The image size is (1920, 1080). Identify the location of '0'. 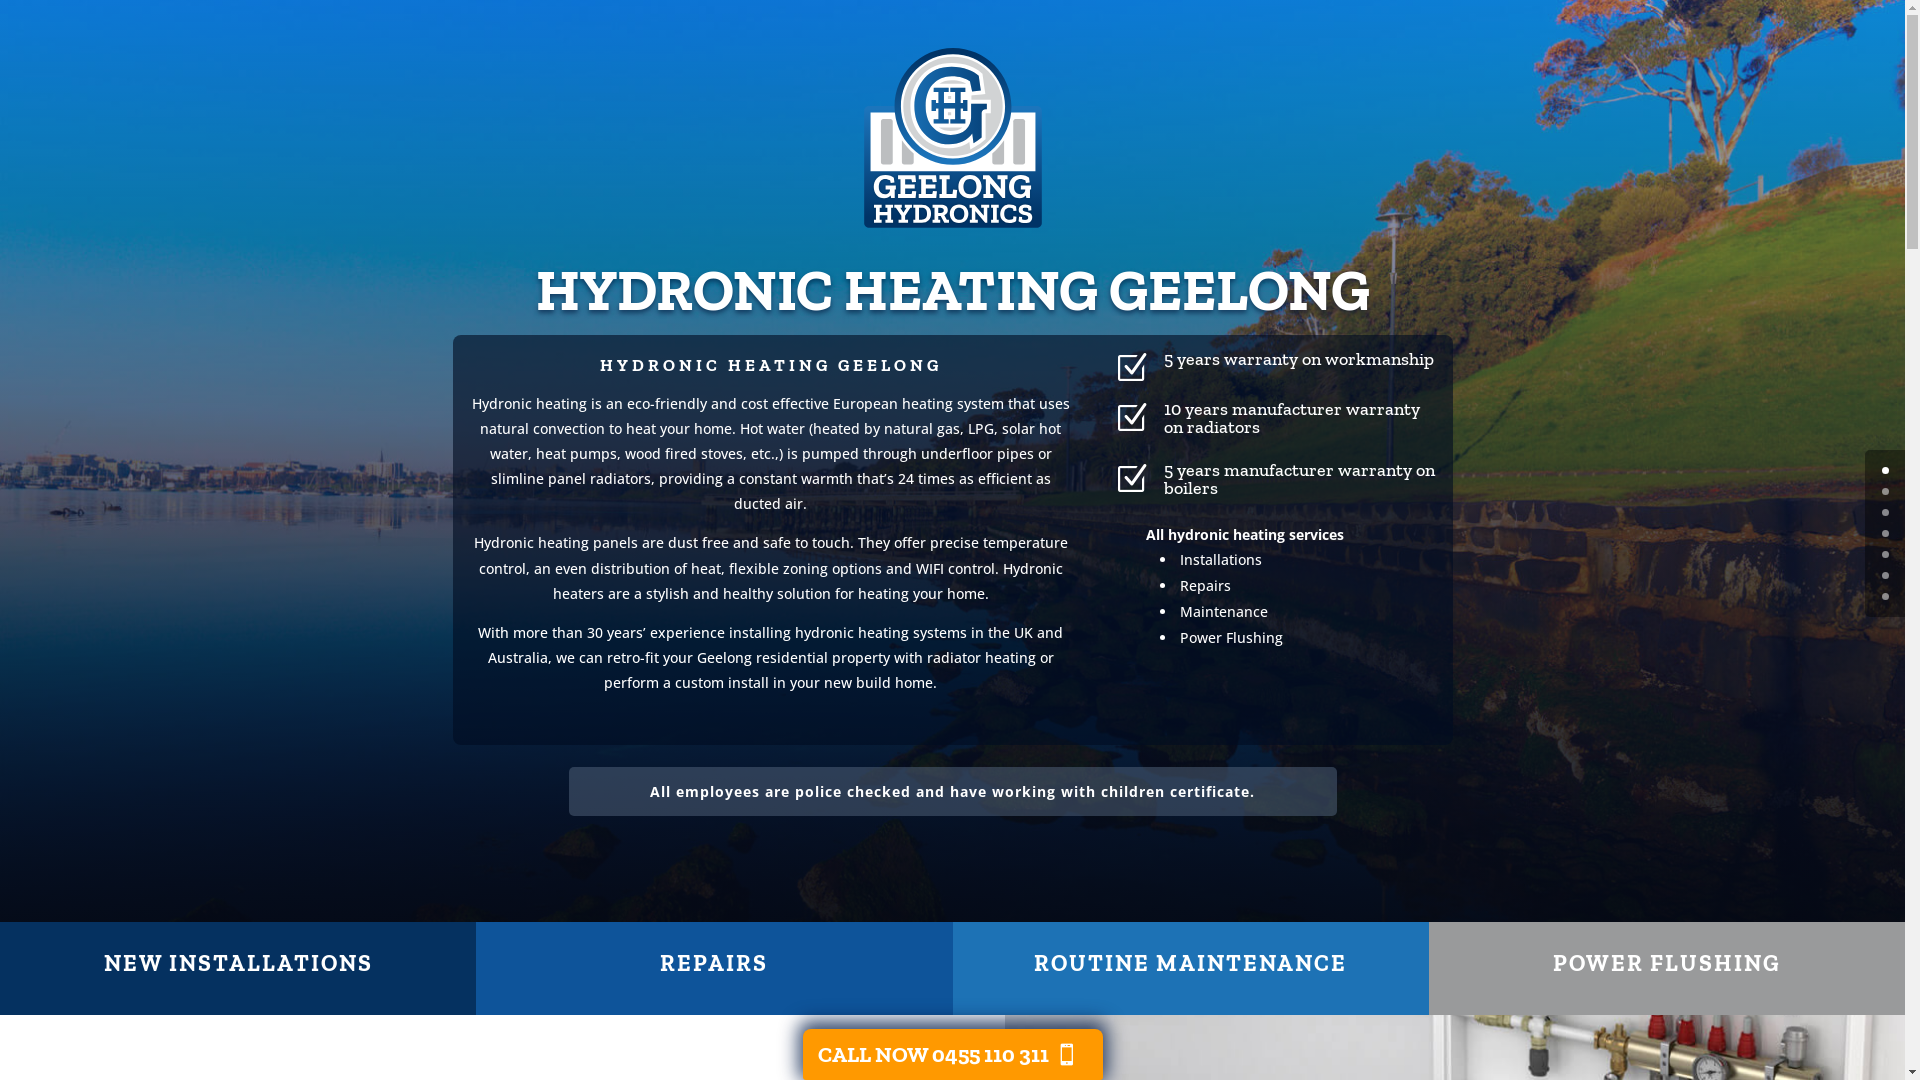
(1884, 470).